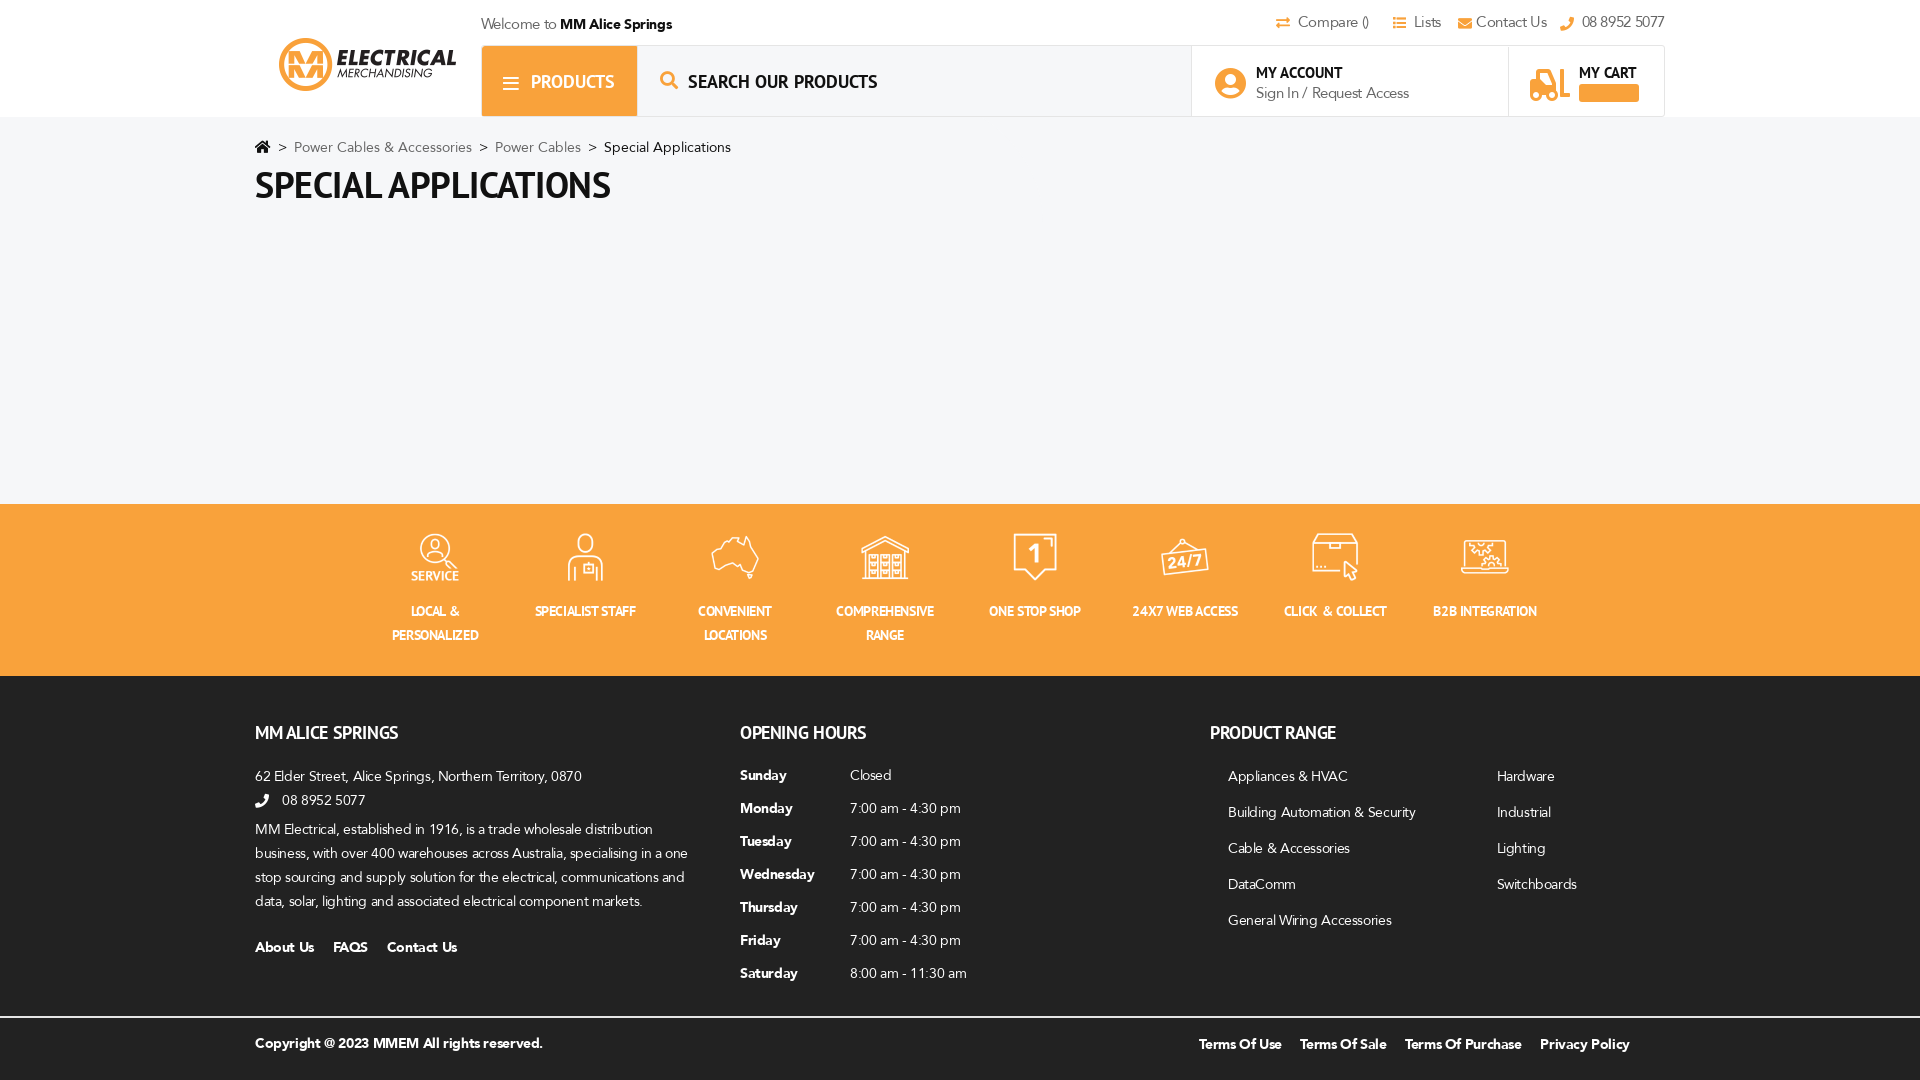  Describe the element at coordinates (1334, 555) in the screenshot. I see `'Click & Collect'` at that location.